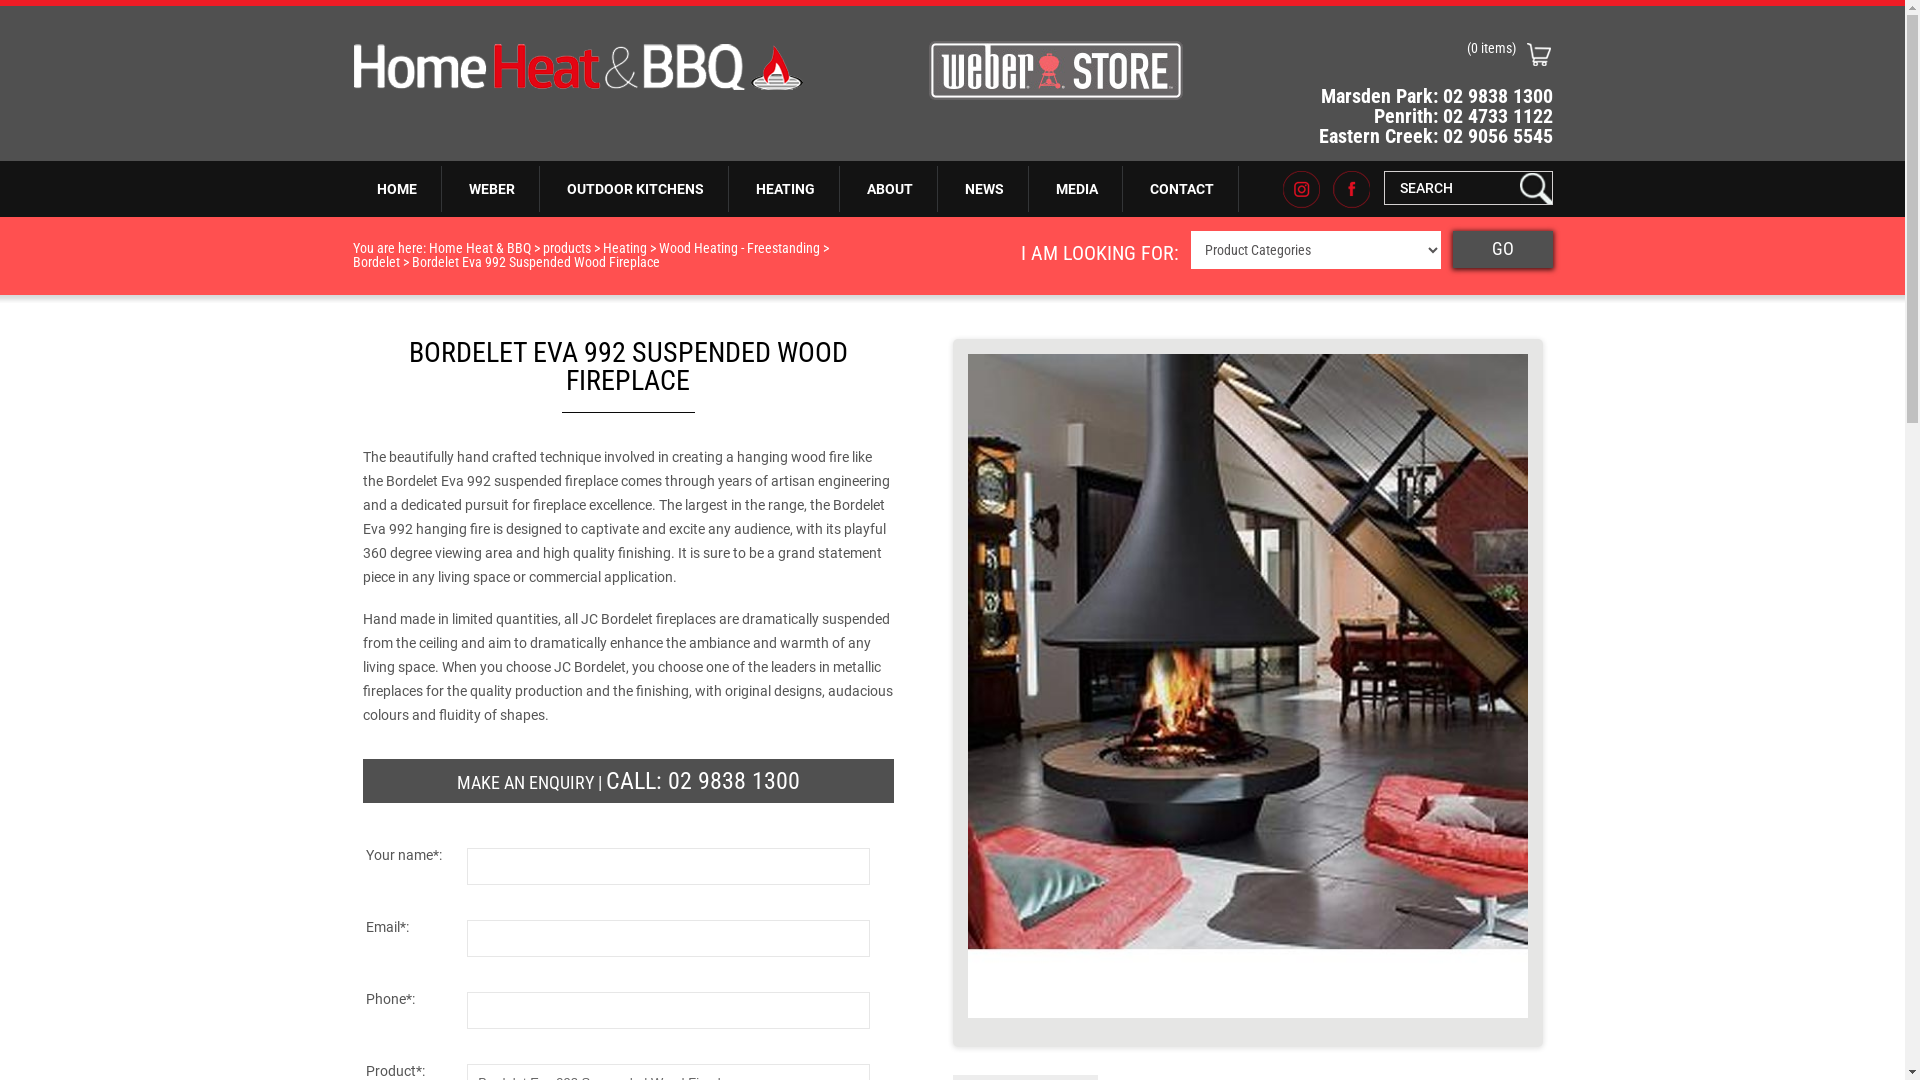 Image resolution: width=1920 pixels, height=1080 pixels. What do you see at coordinates (1182, 189) in the screenshot?
I see `'CONTACT'` at bounding box center [1182, 189].